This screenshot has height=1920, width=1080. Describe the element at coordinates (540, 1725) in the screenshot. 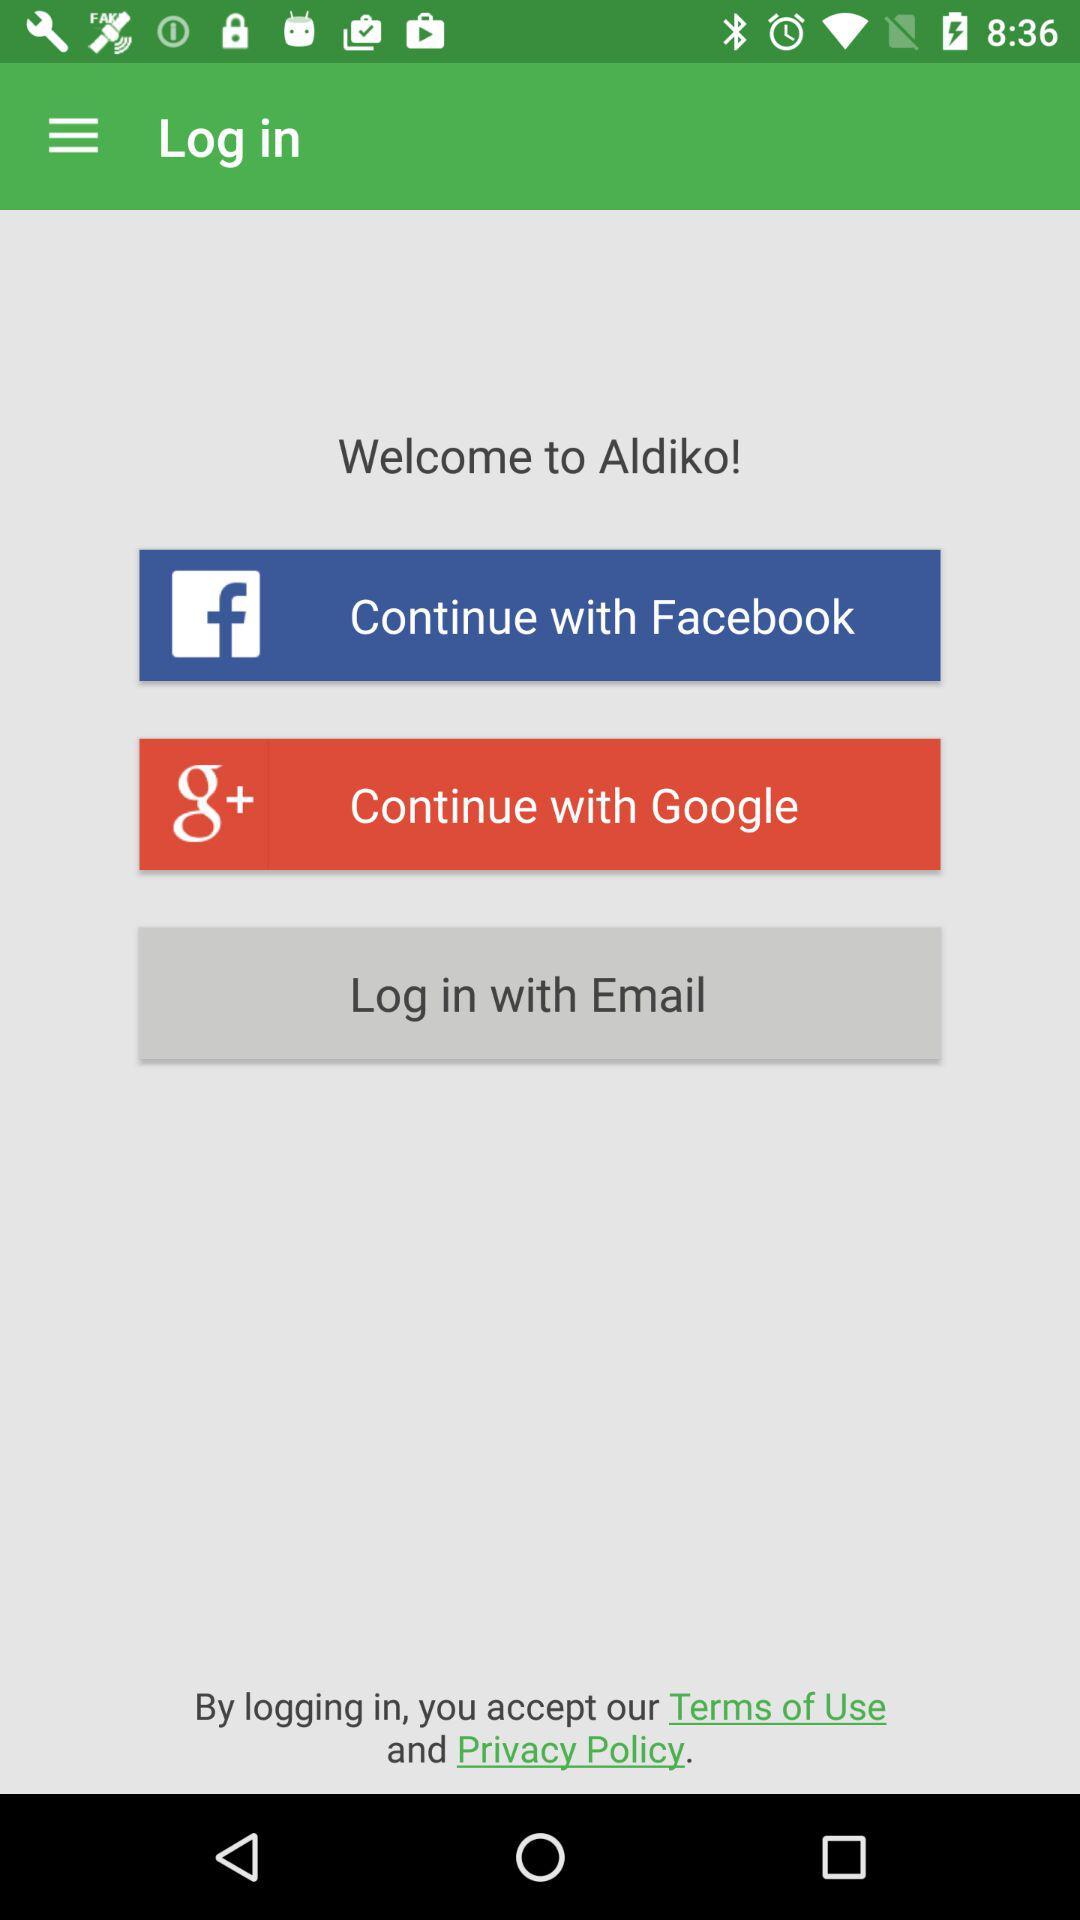

I see `the by logging in item` at that location.